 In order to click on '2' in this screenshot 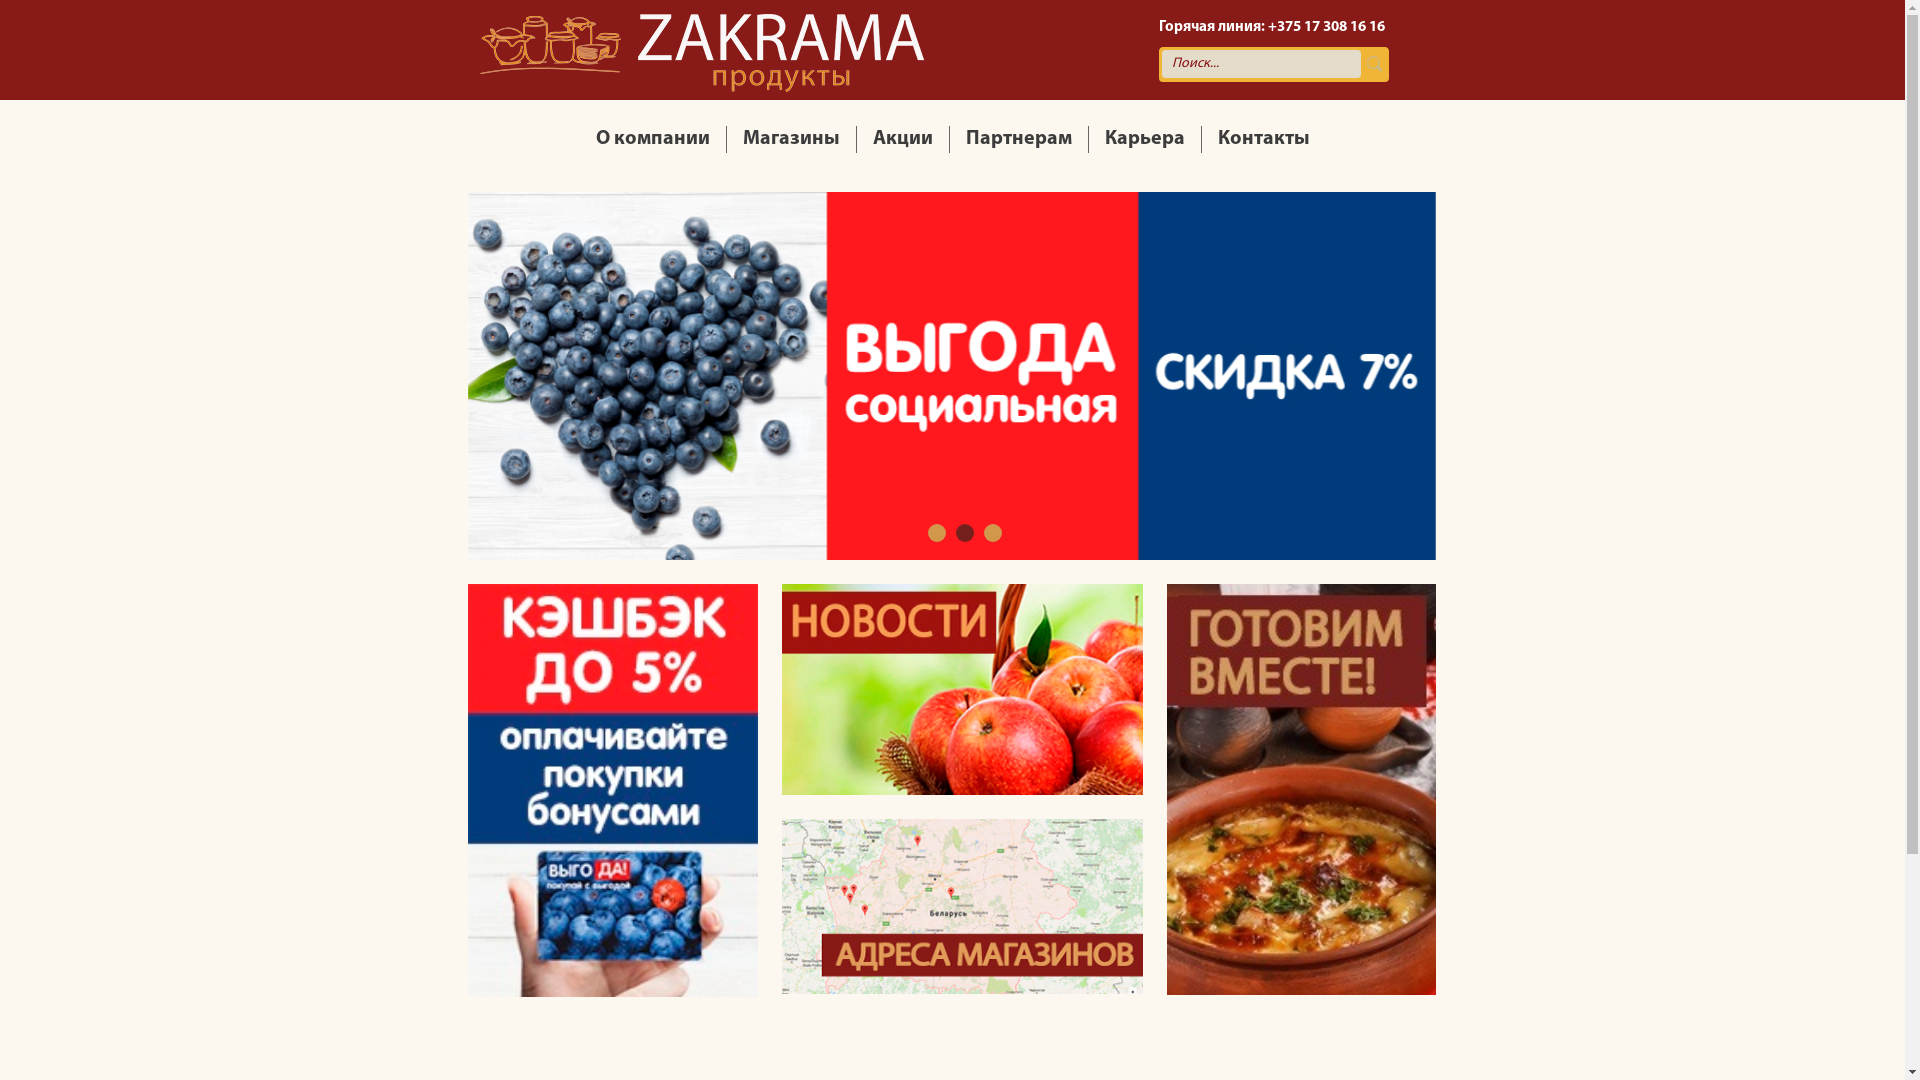, I will do `click(964, 531)`.